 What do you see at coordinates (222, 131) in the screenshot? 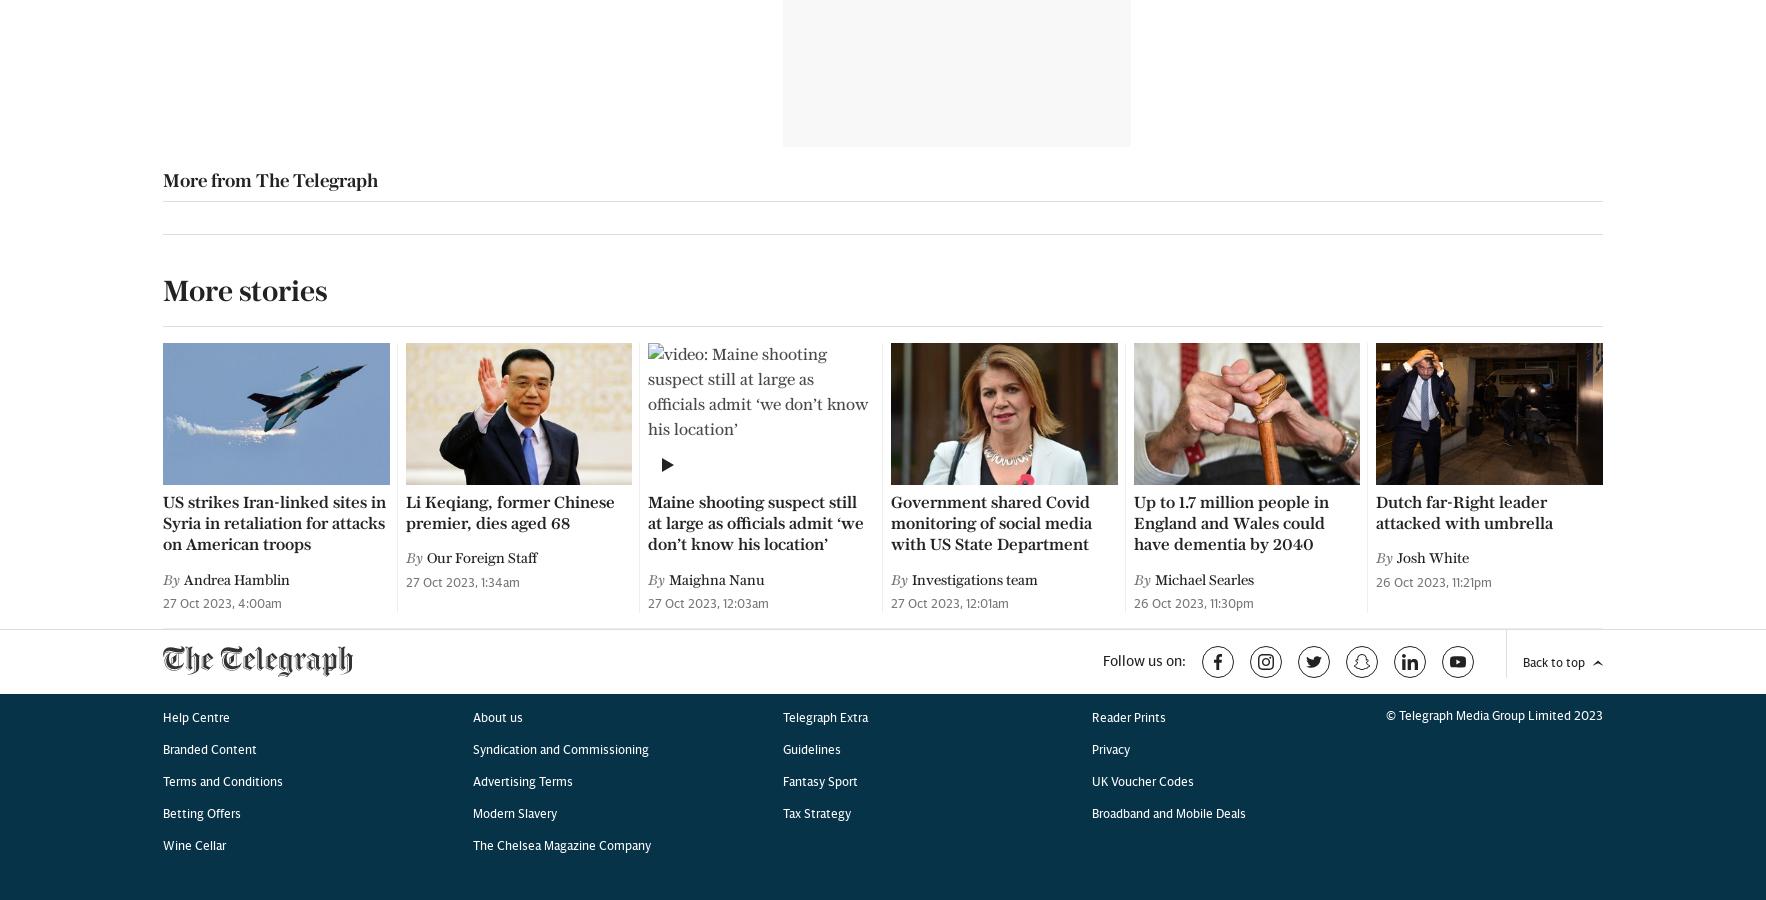
I see `'Terms and Conditions'` at bounding box center [222, 131].